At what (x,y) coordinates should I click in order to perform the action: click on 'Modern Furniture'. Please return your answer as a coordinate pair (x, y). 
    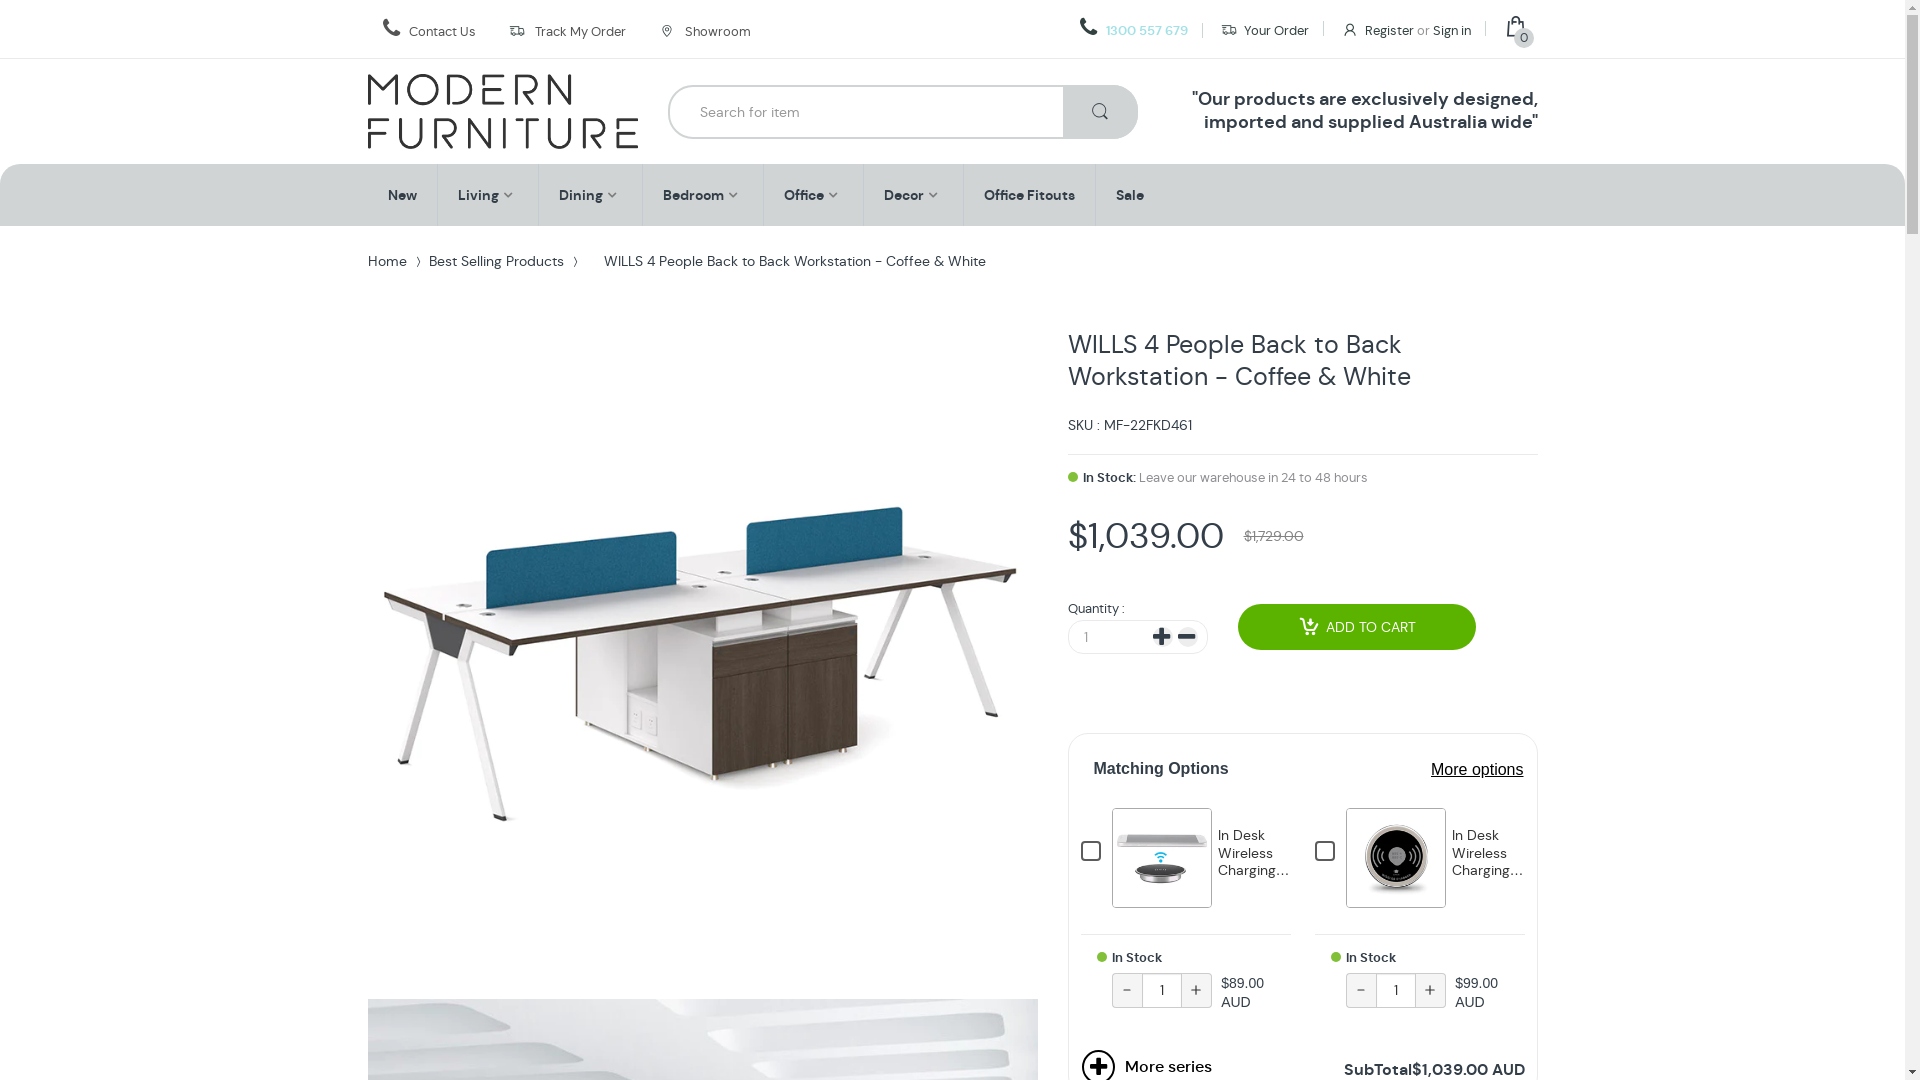
    Looking at the image, I should click on (503, 111).